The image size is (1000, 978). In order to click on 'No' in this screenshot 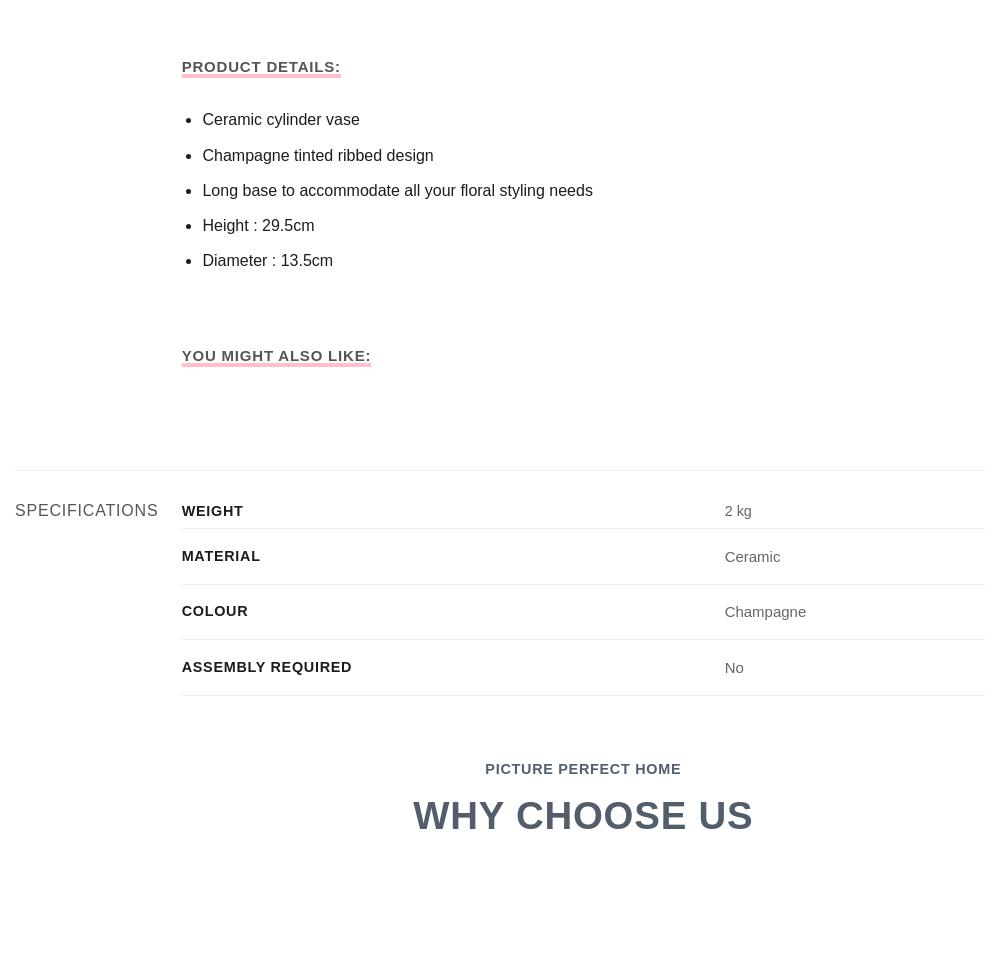, I will do `click(723, 666)`.